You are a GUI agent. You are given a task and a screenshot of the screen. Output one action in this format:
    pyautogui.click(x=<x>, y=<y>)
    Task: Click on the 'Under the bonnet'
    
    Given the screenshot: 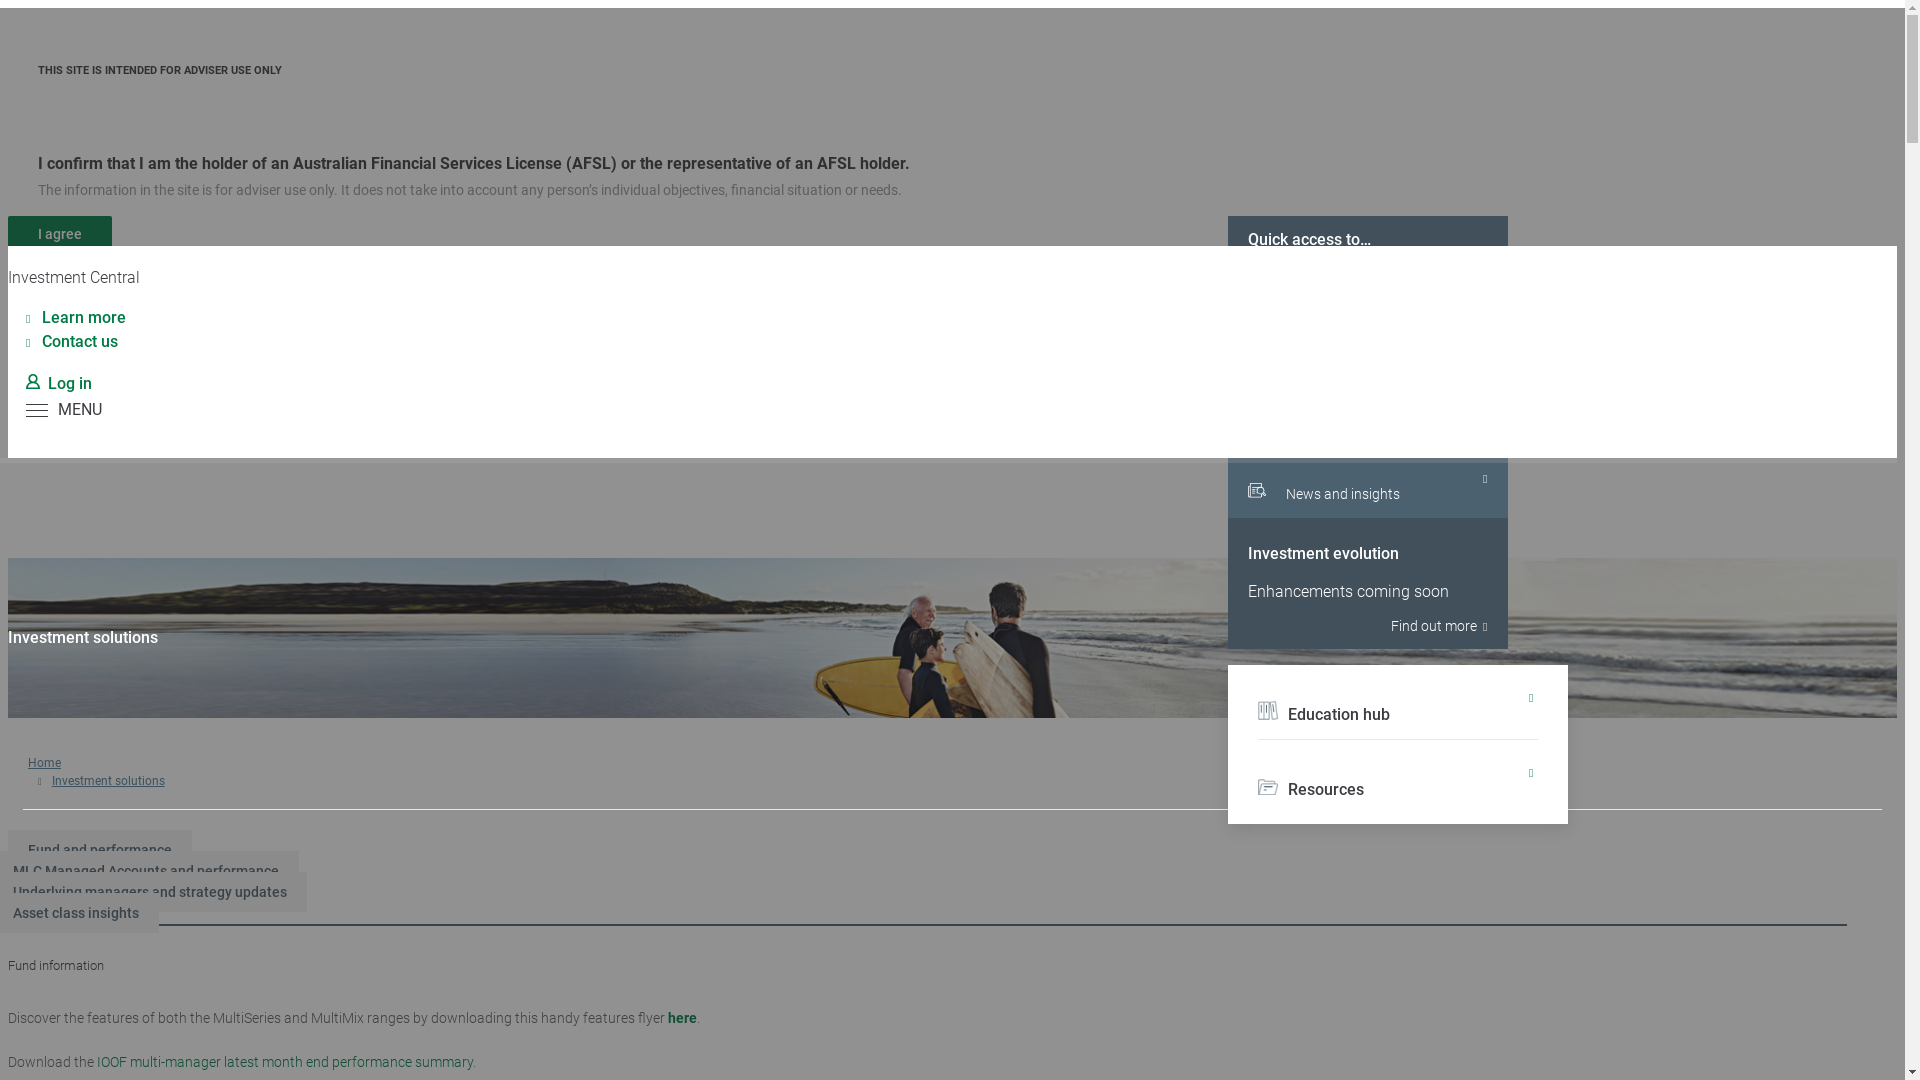 What is the action you would take?
    pyautogui.click(x=1367, y=358)
    